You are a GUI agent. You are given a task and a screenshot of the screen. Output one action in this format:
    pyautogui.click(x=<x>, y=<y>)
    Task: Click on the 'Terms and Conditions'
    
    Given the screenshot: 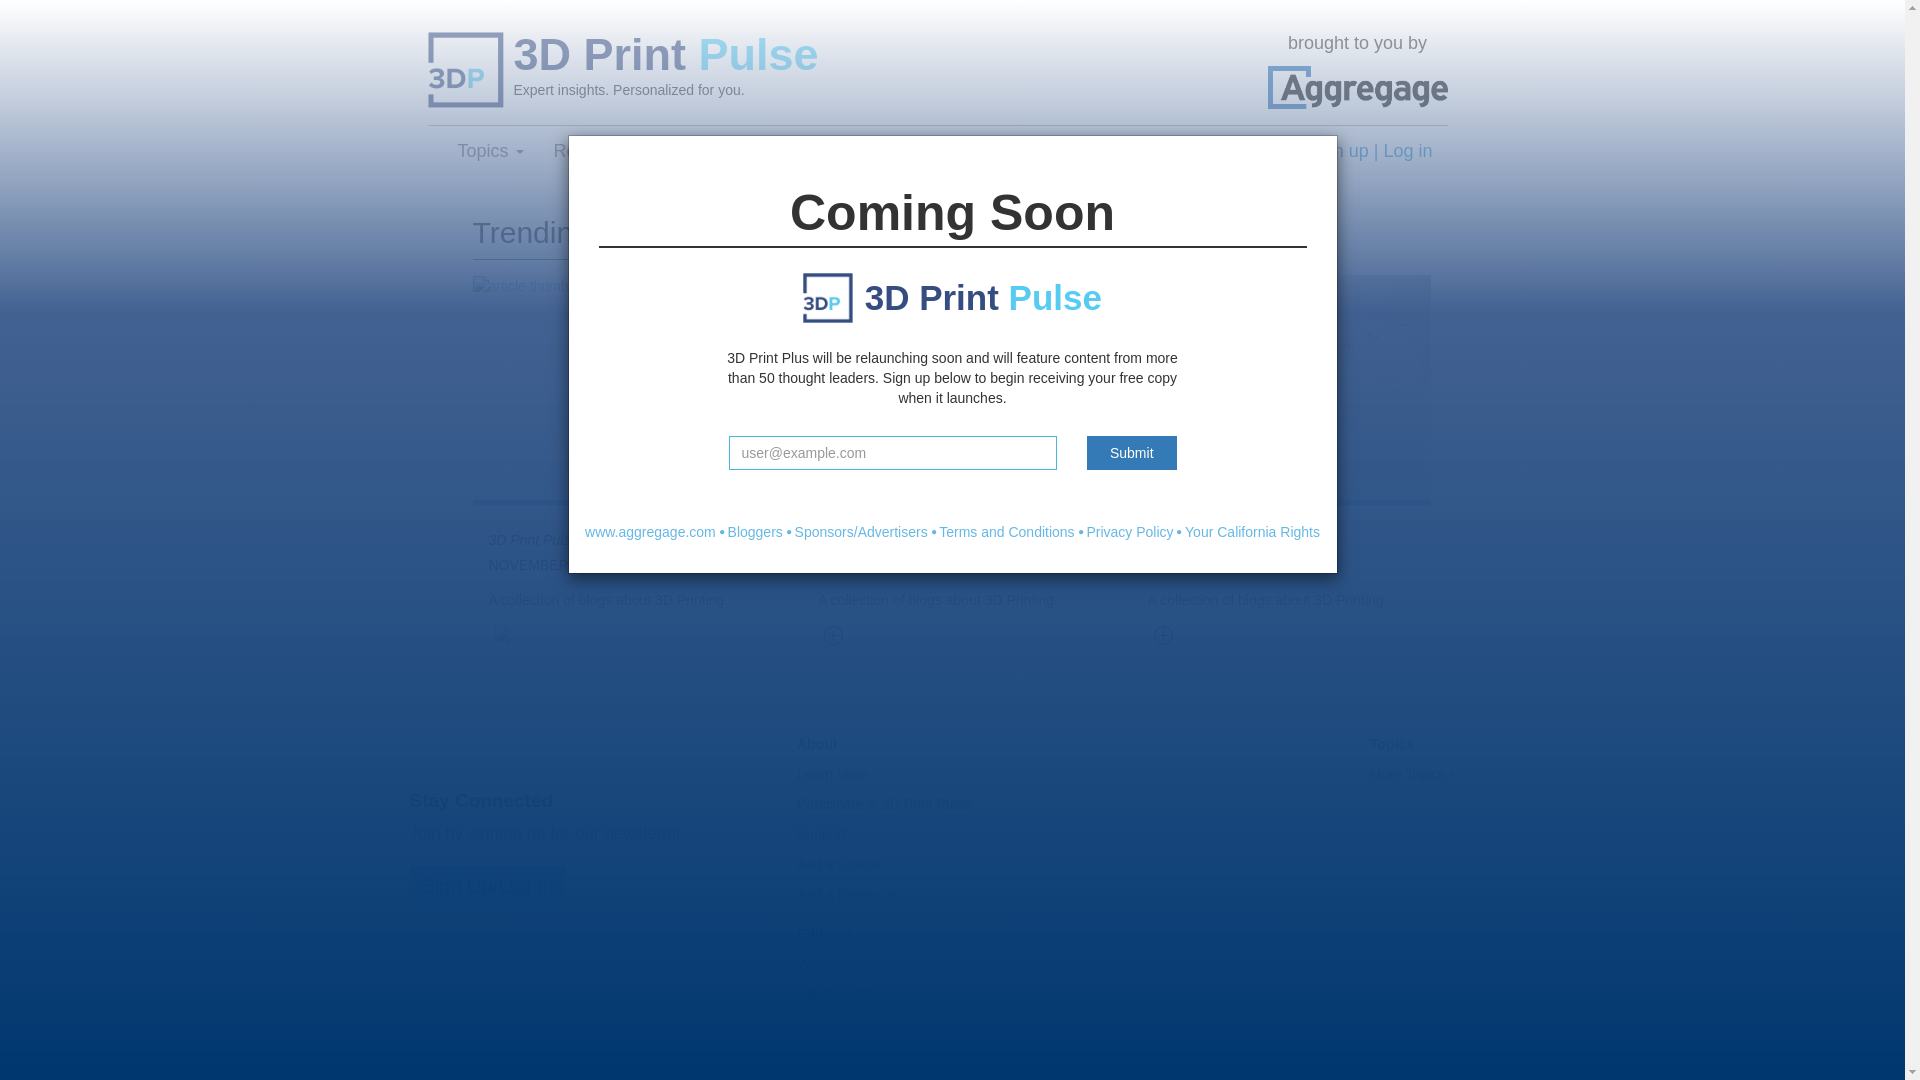 What is the action you would take?
    pyautogui.click(x=1006, y=531)
    